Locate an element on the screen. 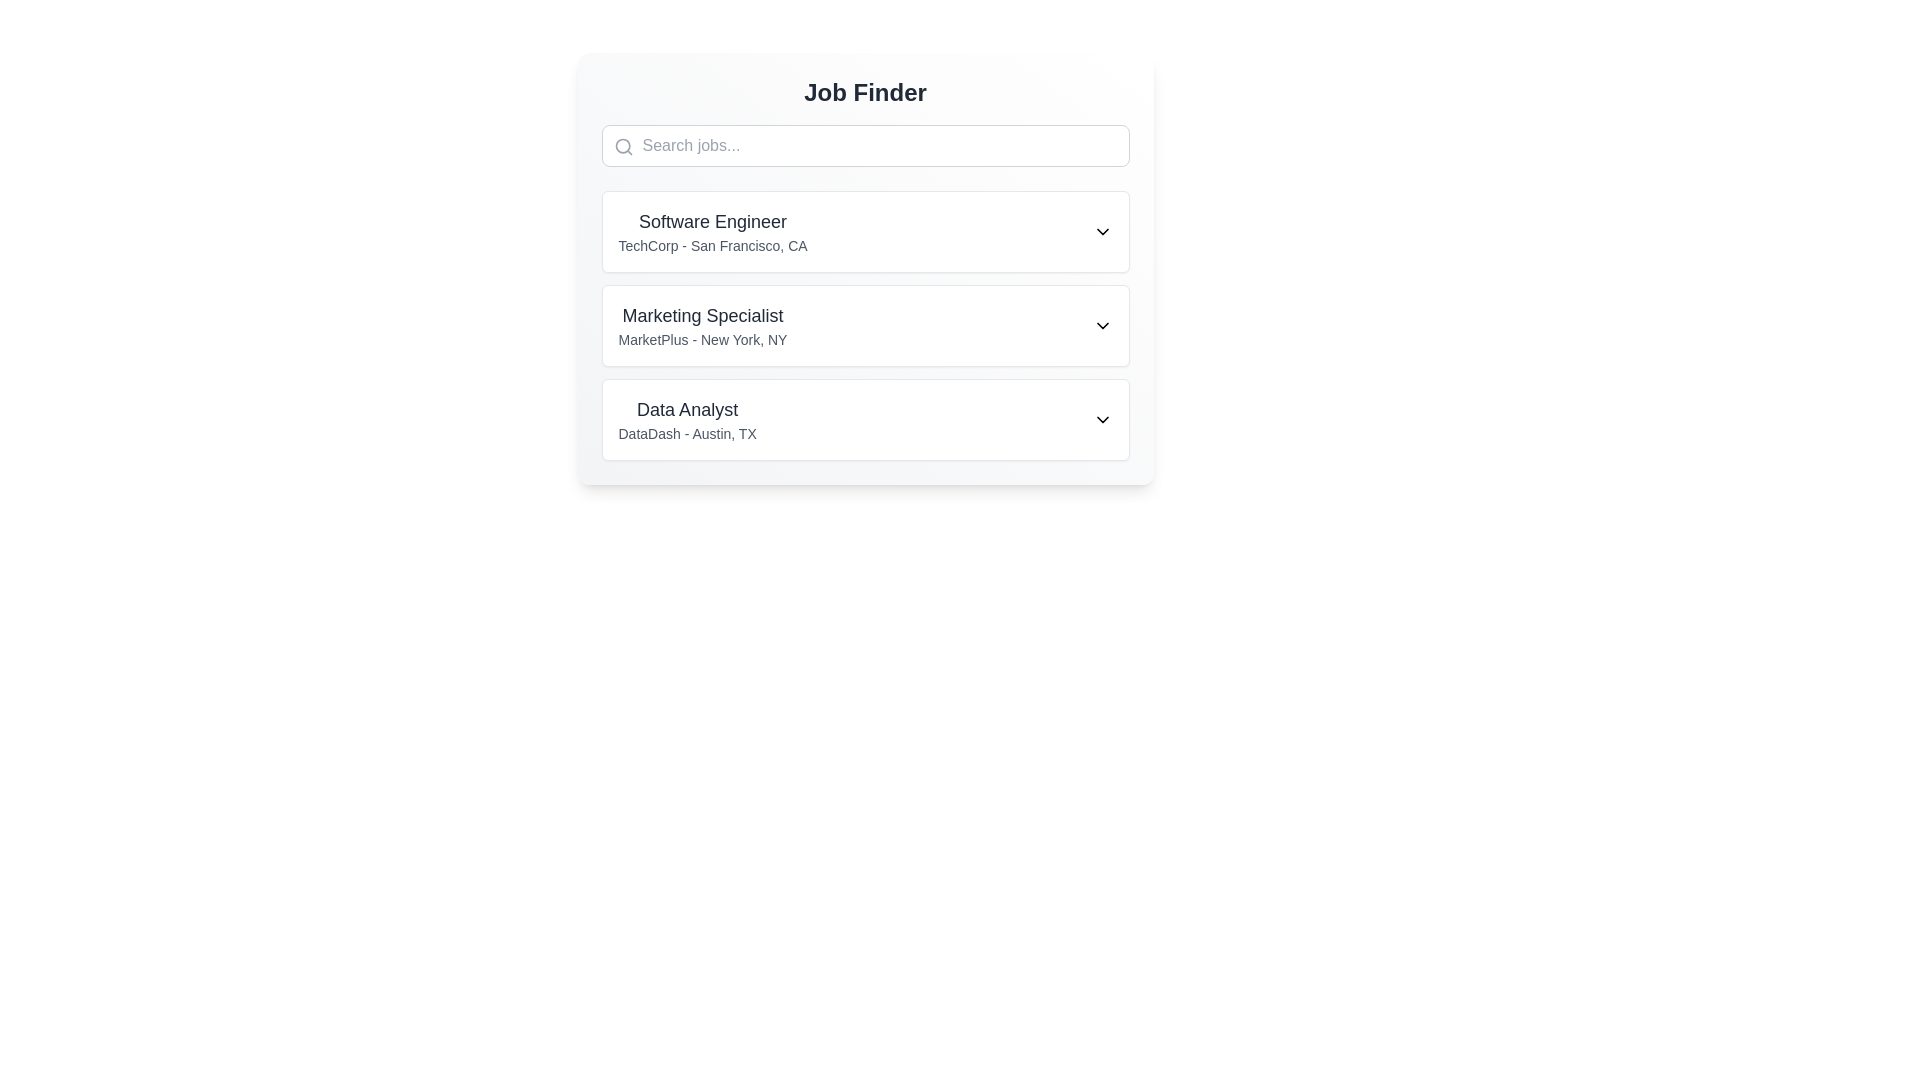 The image size is (1920, 1080). the text label providing contextual information about the job listing for the employer and location, positioned below the title 'Software Engineer' is located at coordinates (713, 245).